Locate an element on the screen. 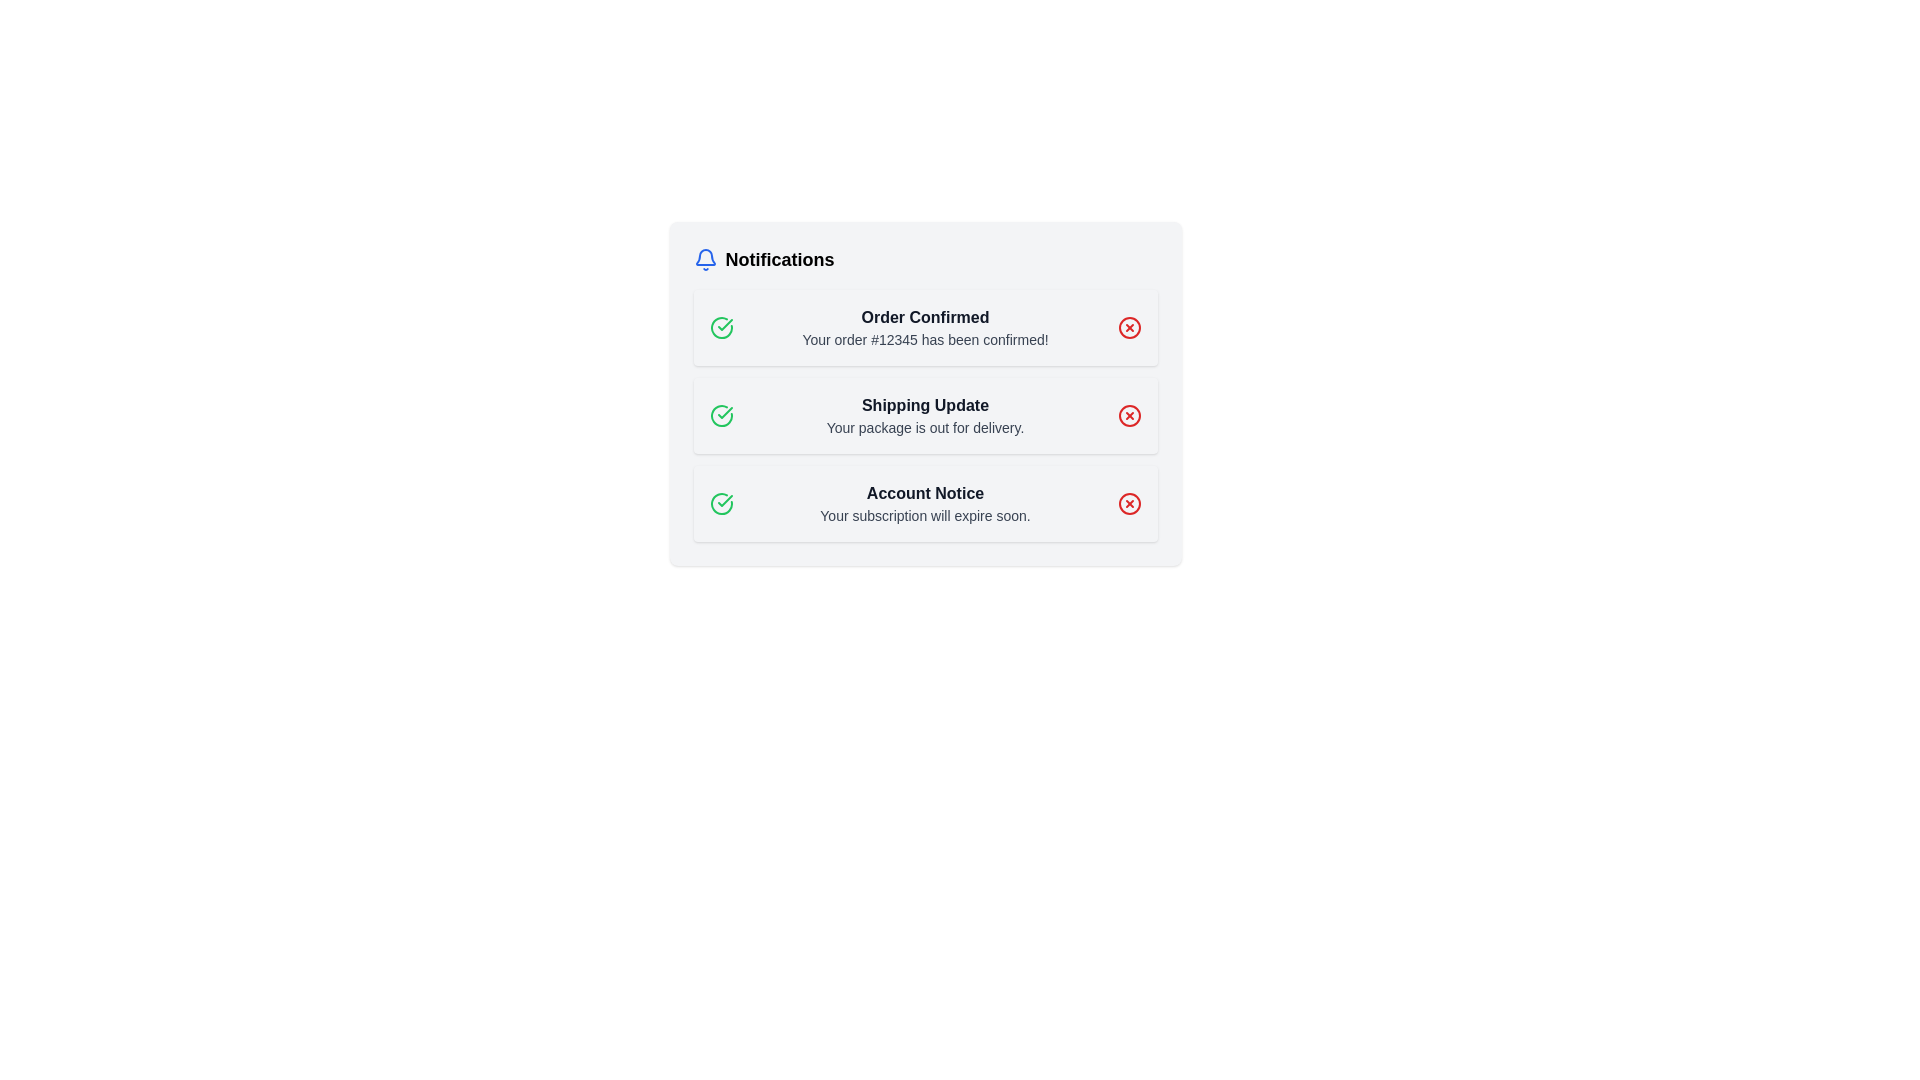 Image resolution: width=1920 pixels, height=1080 pixels. text displayed in the third notification of the notification list, which informs the user about their subscription expiring soon is located at coordinates (924, 503).